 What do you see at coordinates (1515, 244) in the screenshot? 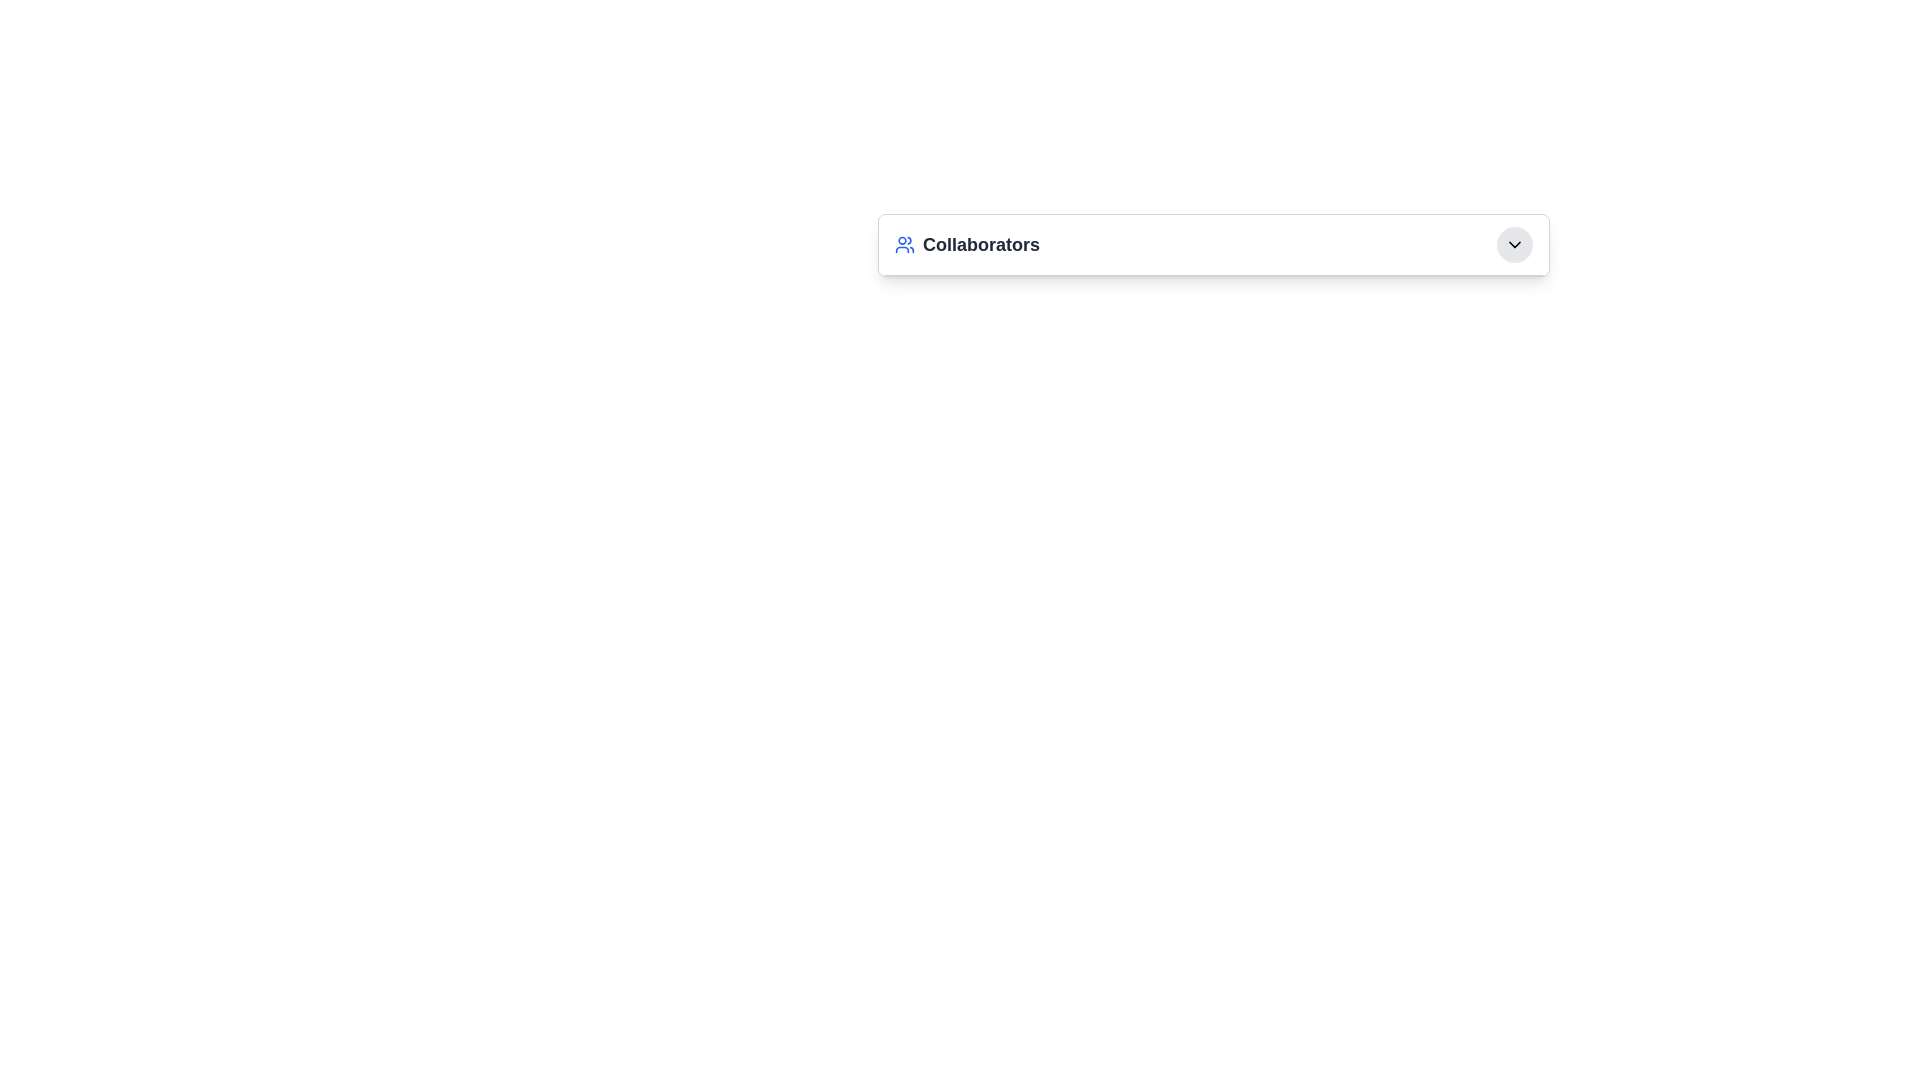
I see `the downward-pointing chevron SVG icon located within the rightmost section of the 'Collaborators' button to trigger a tooltip or visual response` at bounding box center [1515, 244].